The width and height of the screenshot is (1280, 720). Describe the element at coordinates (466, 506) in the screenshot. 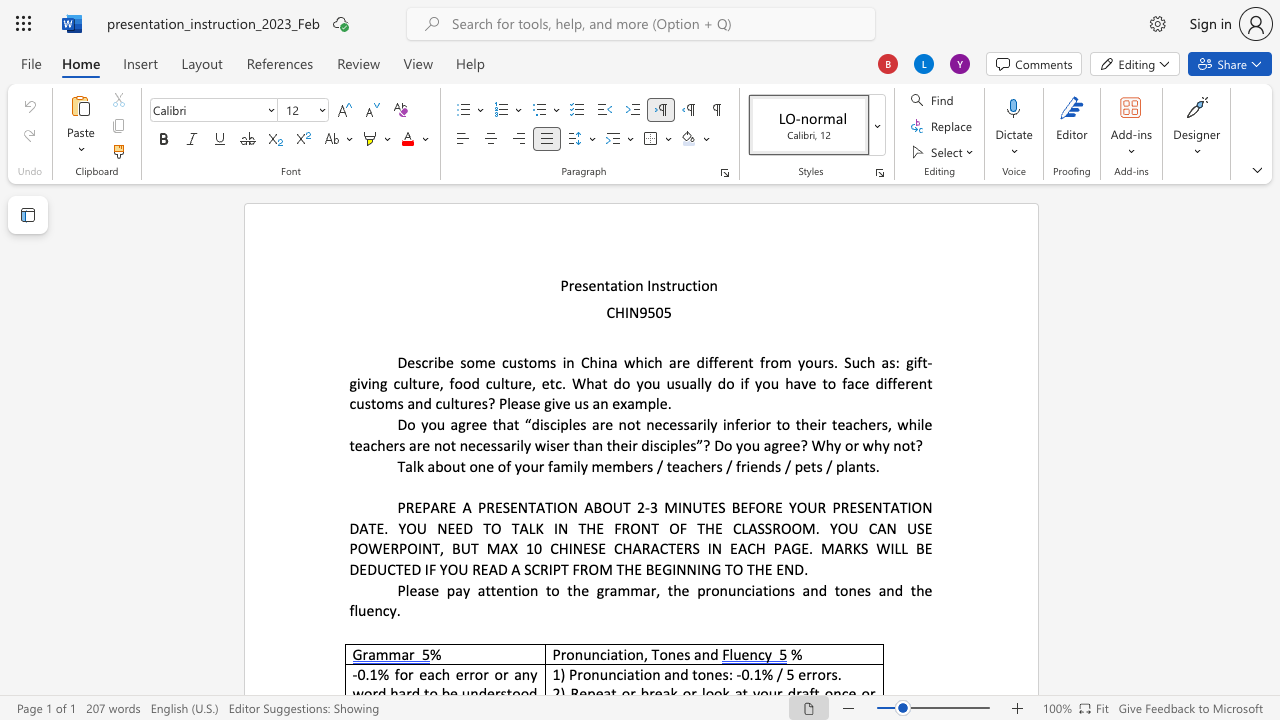

I see `the 2th character "A" in the text` at that location.